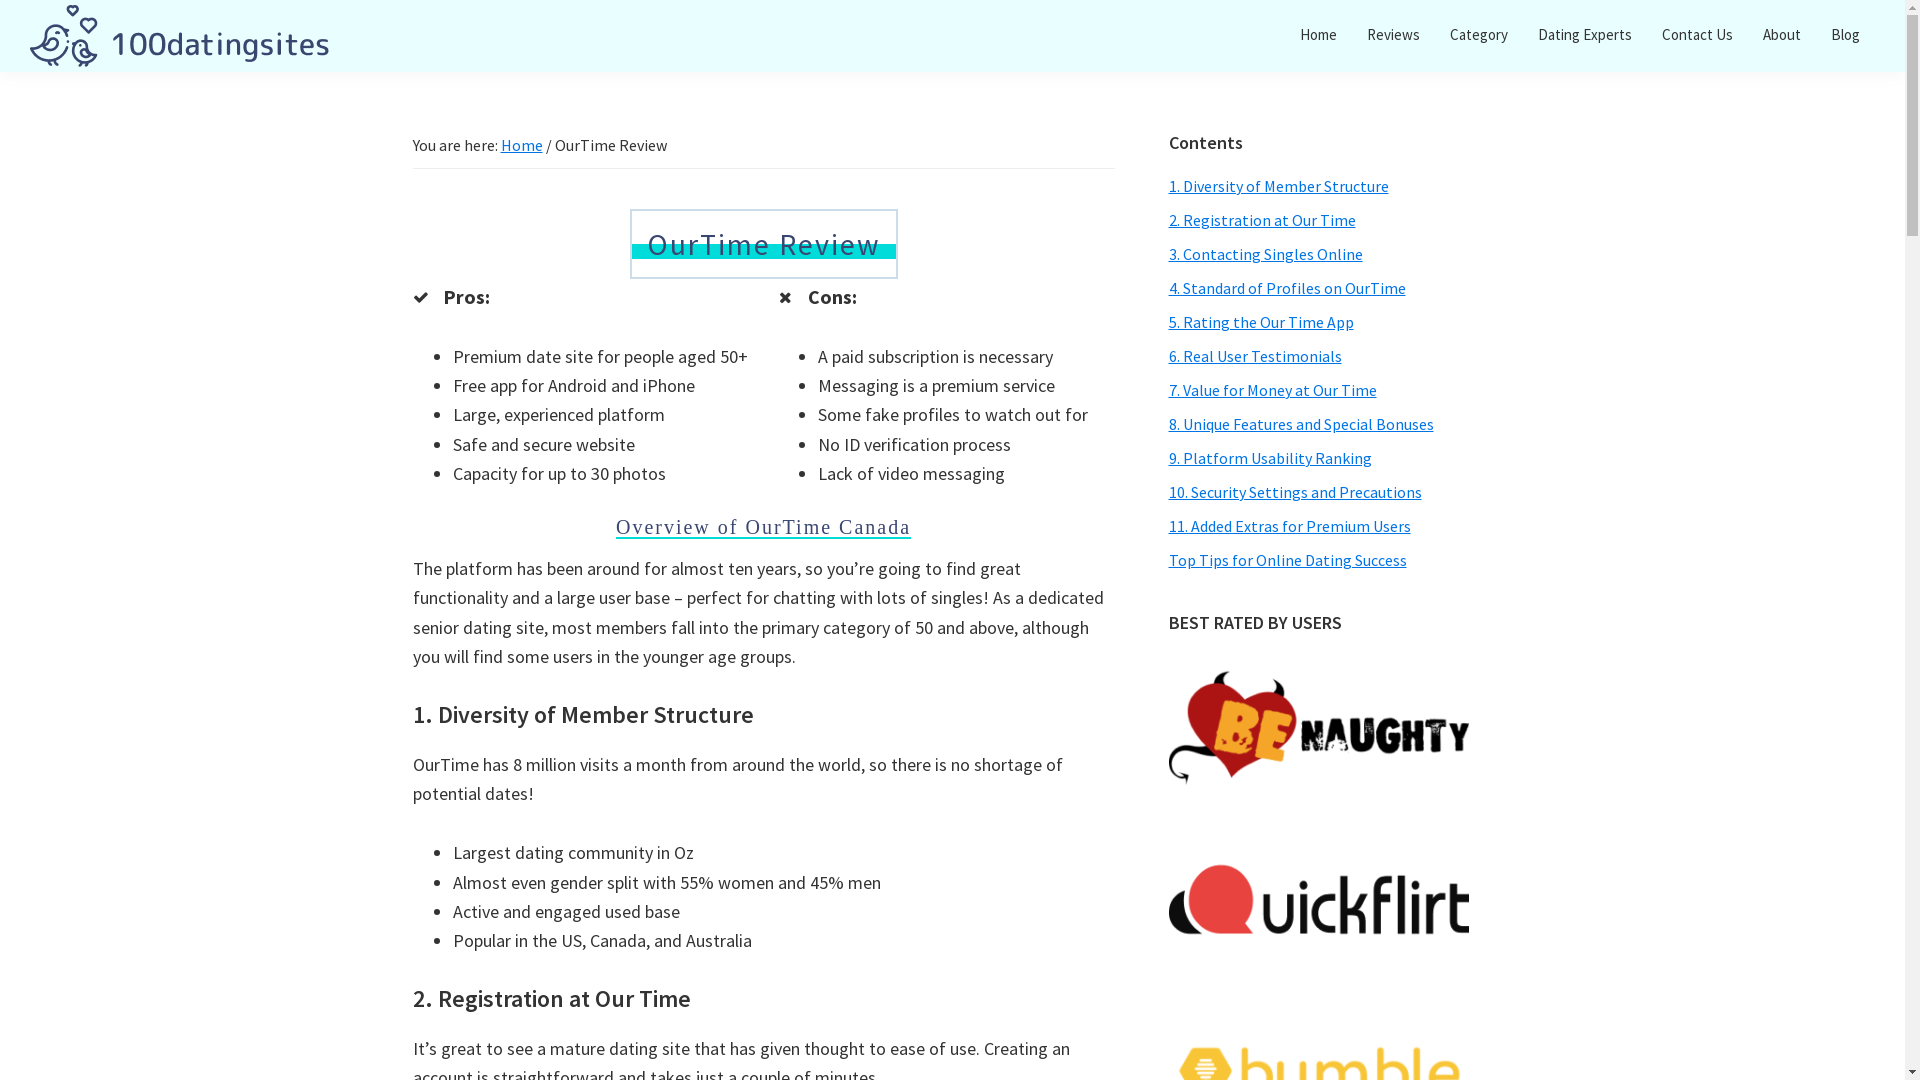  I want to click on '7. Value for Money at Our Time', so click(1271, 389).